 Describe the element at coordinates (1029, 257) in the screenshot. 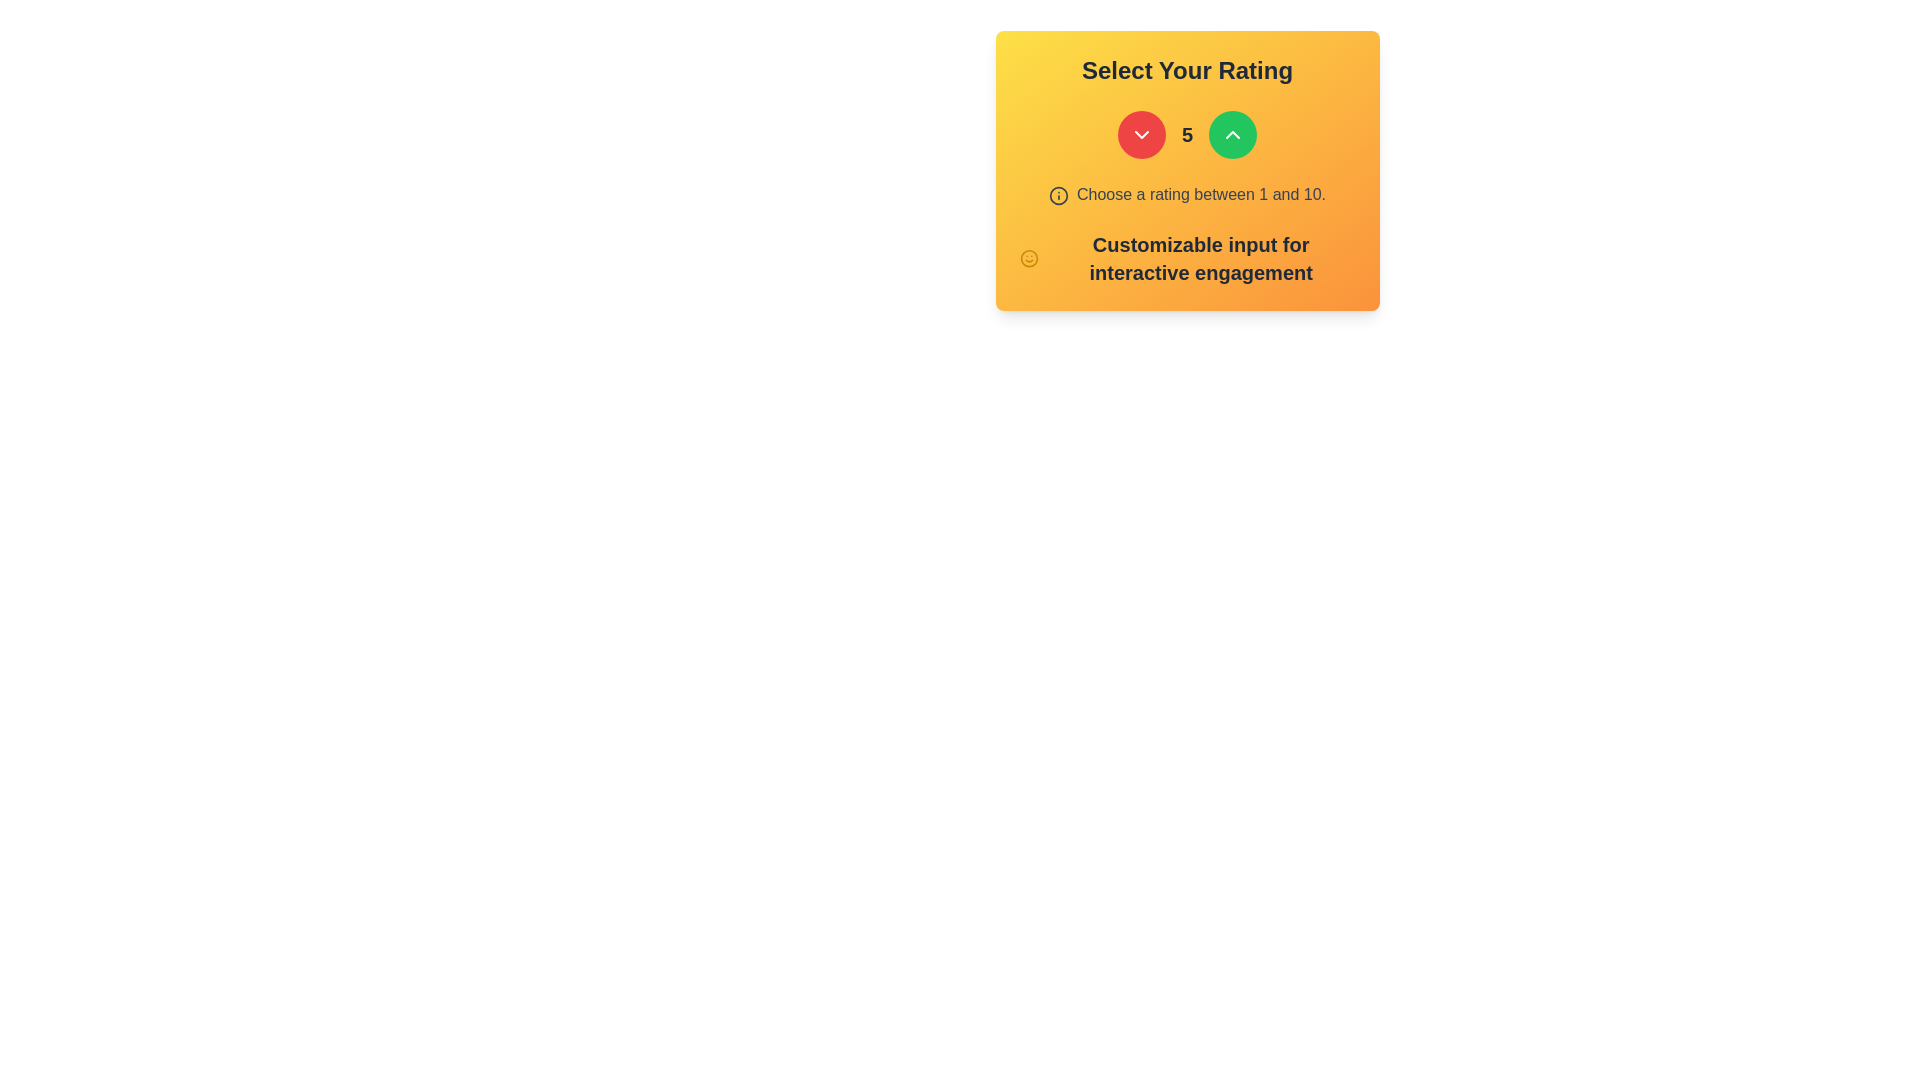

I see `the decorative icon located in the bottom-left corner of the 'Select Your Rating' panel, adjacent to the text 'Customizable input for interactive engagement'` at that location.